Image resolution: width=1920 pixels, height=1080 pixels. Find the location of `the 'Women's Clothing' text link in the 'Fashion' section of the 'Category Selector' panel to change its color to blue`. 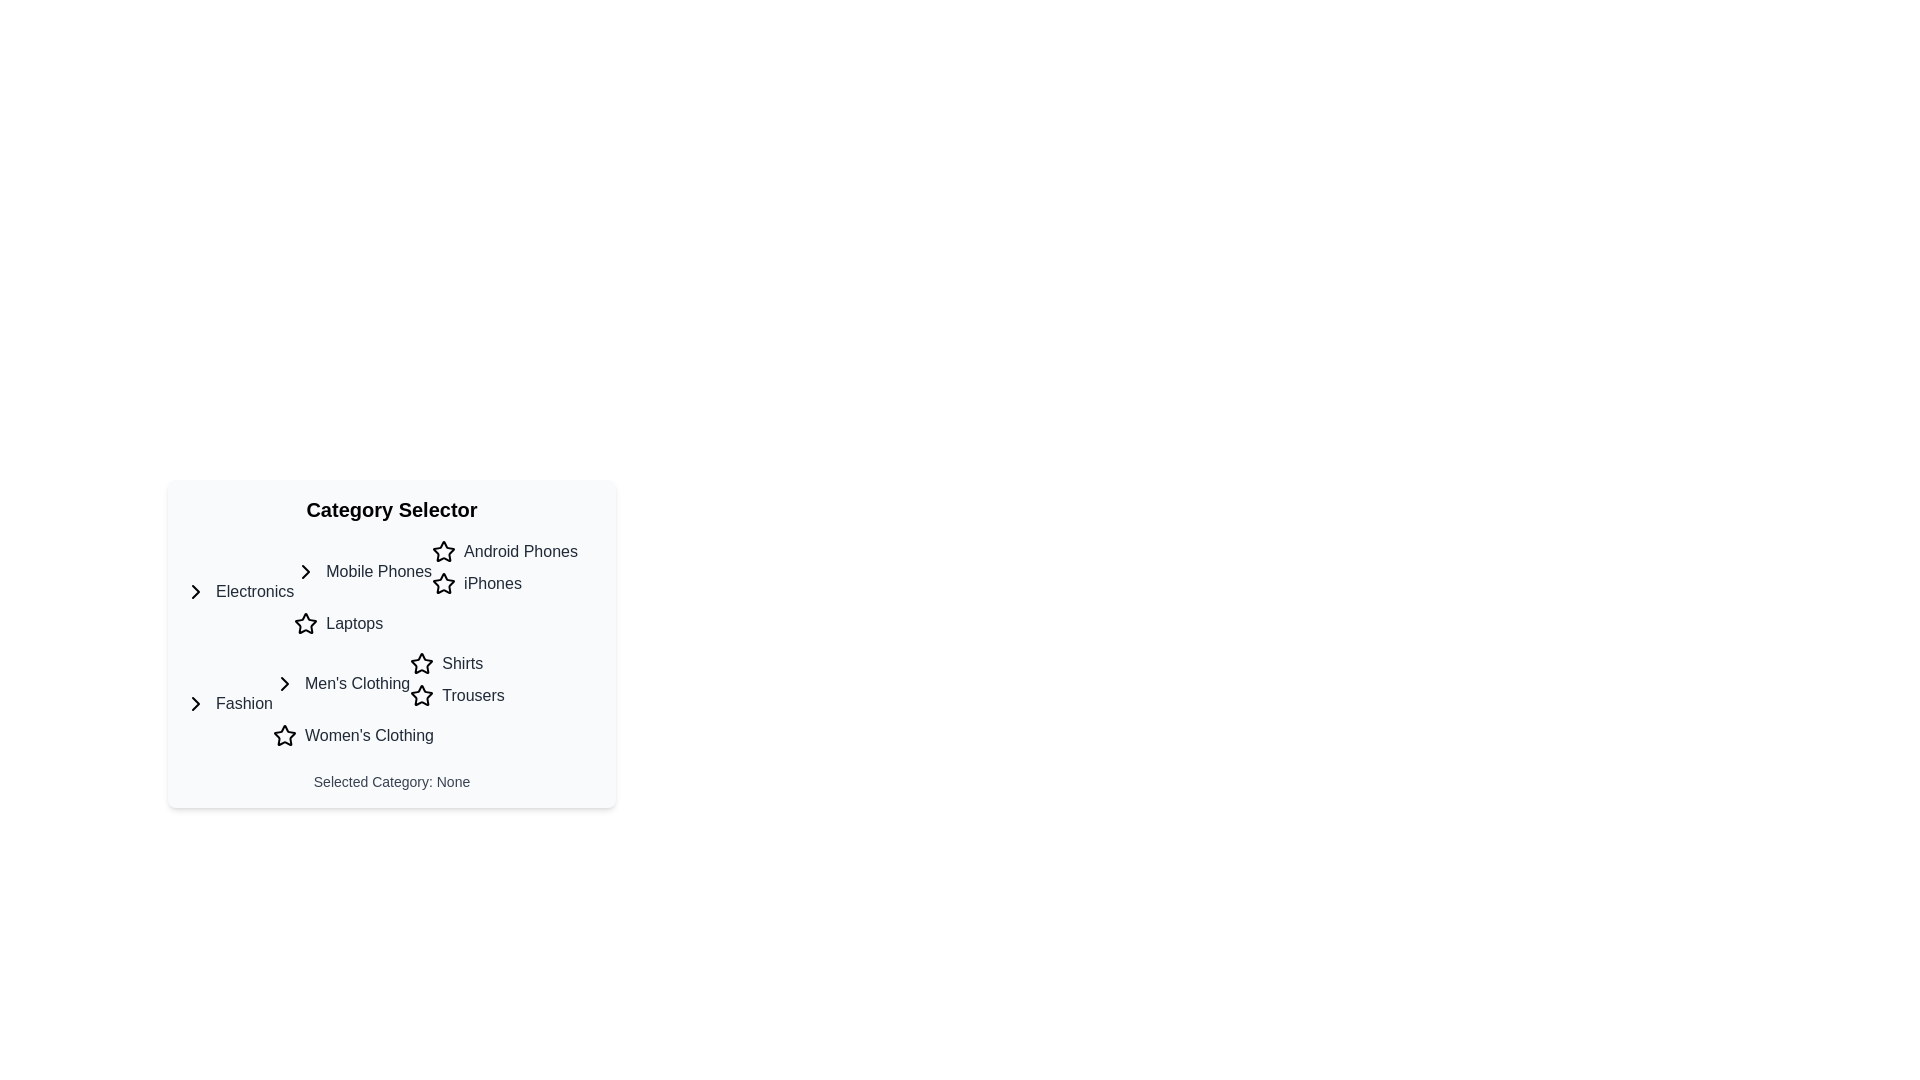

the 'Women's Clothing' text link in the 'Fashion' section of the 'Category Selector' panel to change its color to blue is located at coordinates (369, 736).